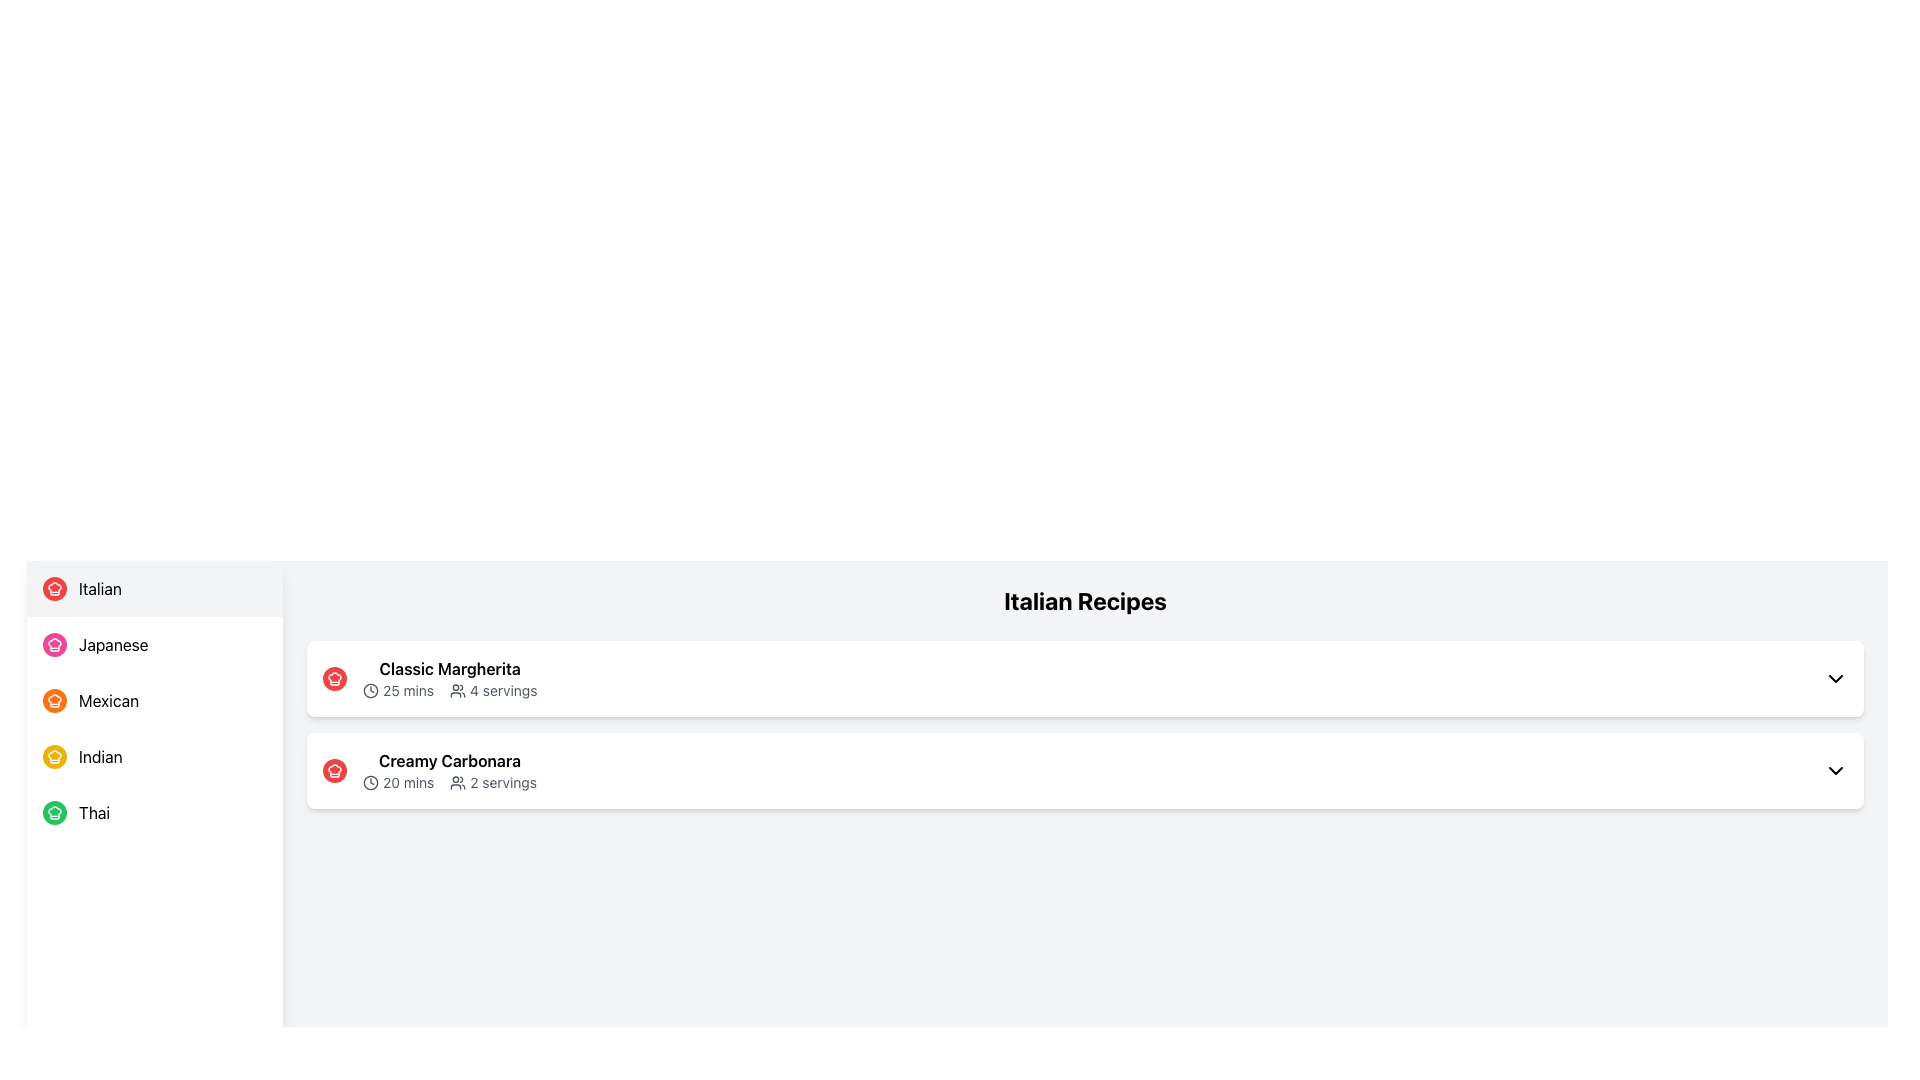 The height and width of the screenshot is (1080, 1920). I want to click on the icon representing multiple users or groups, which is positioned to the left of the servings text, so click(457, 689).